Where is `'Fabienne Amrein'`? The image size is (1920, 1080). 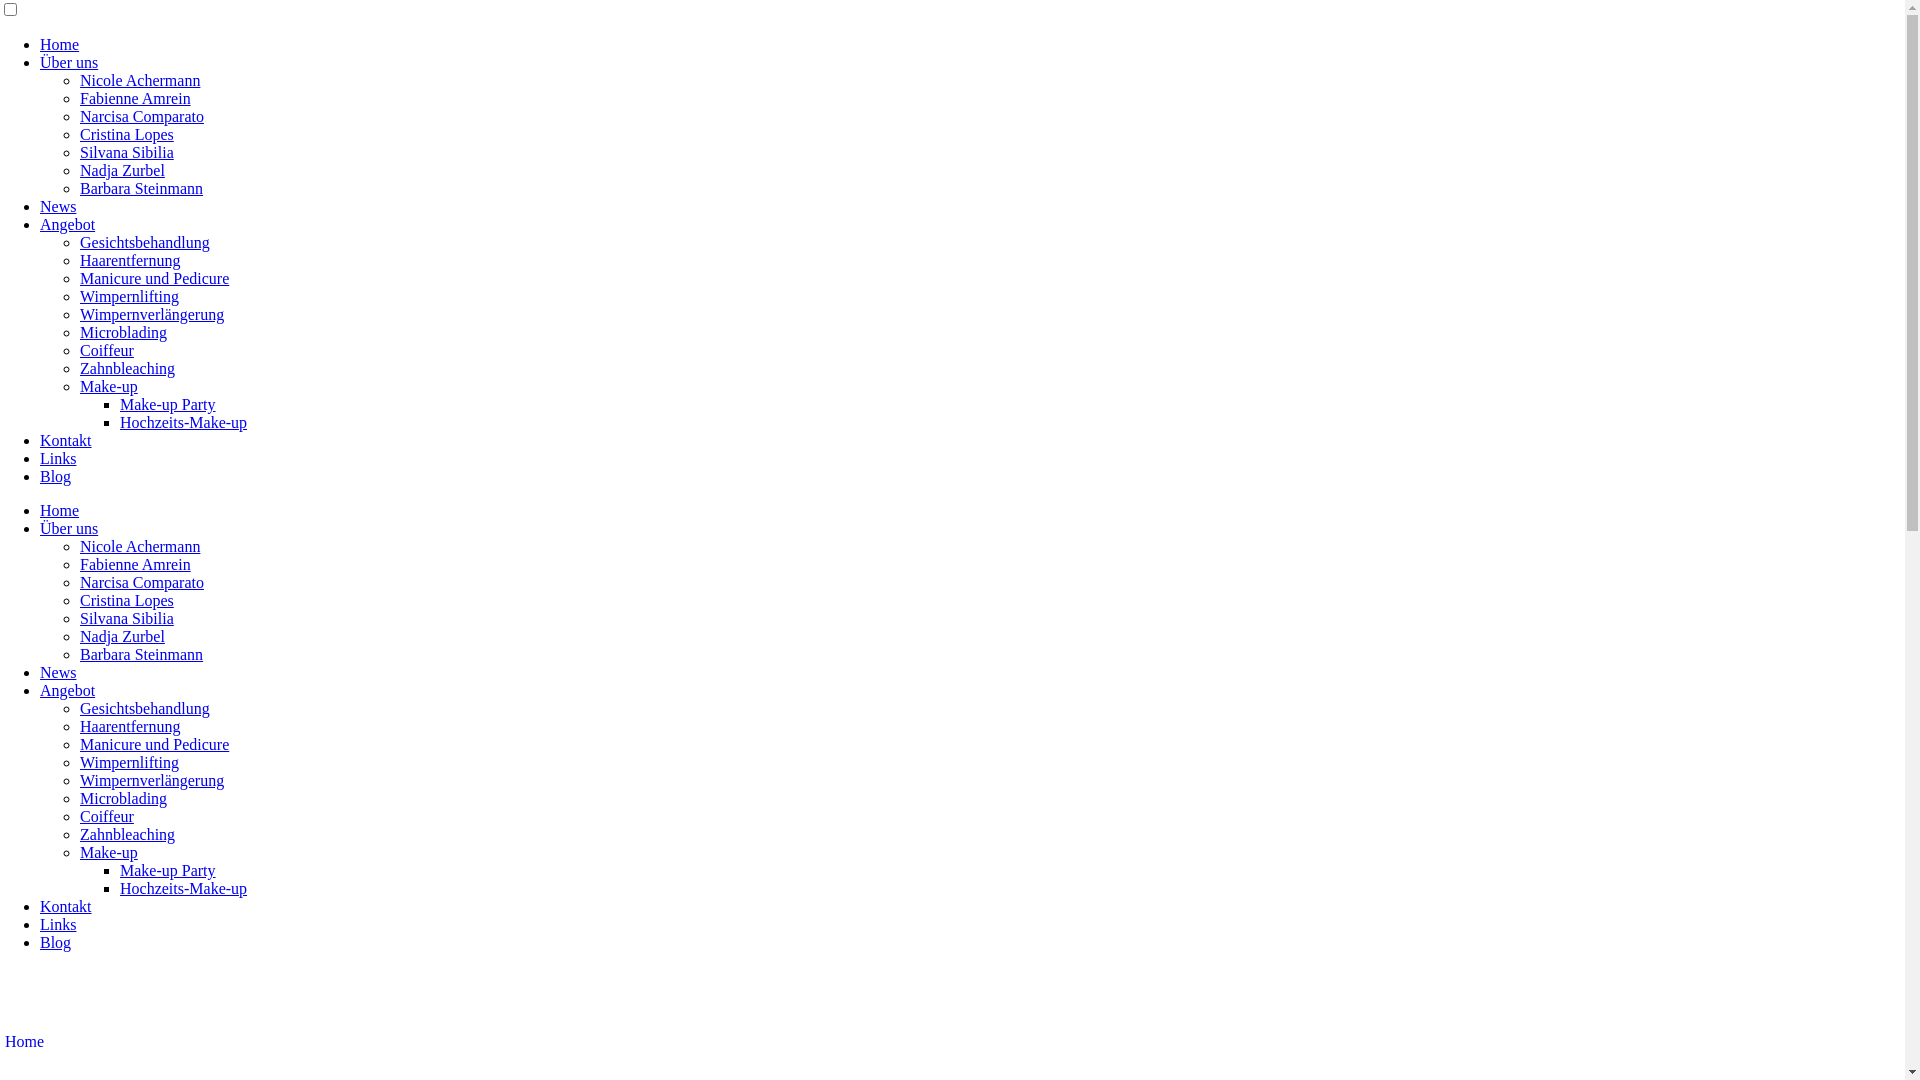 'Fabienne Amrein' is located at coordinates (134, 564).